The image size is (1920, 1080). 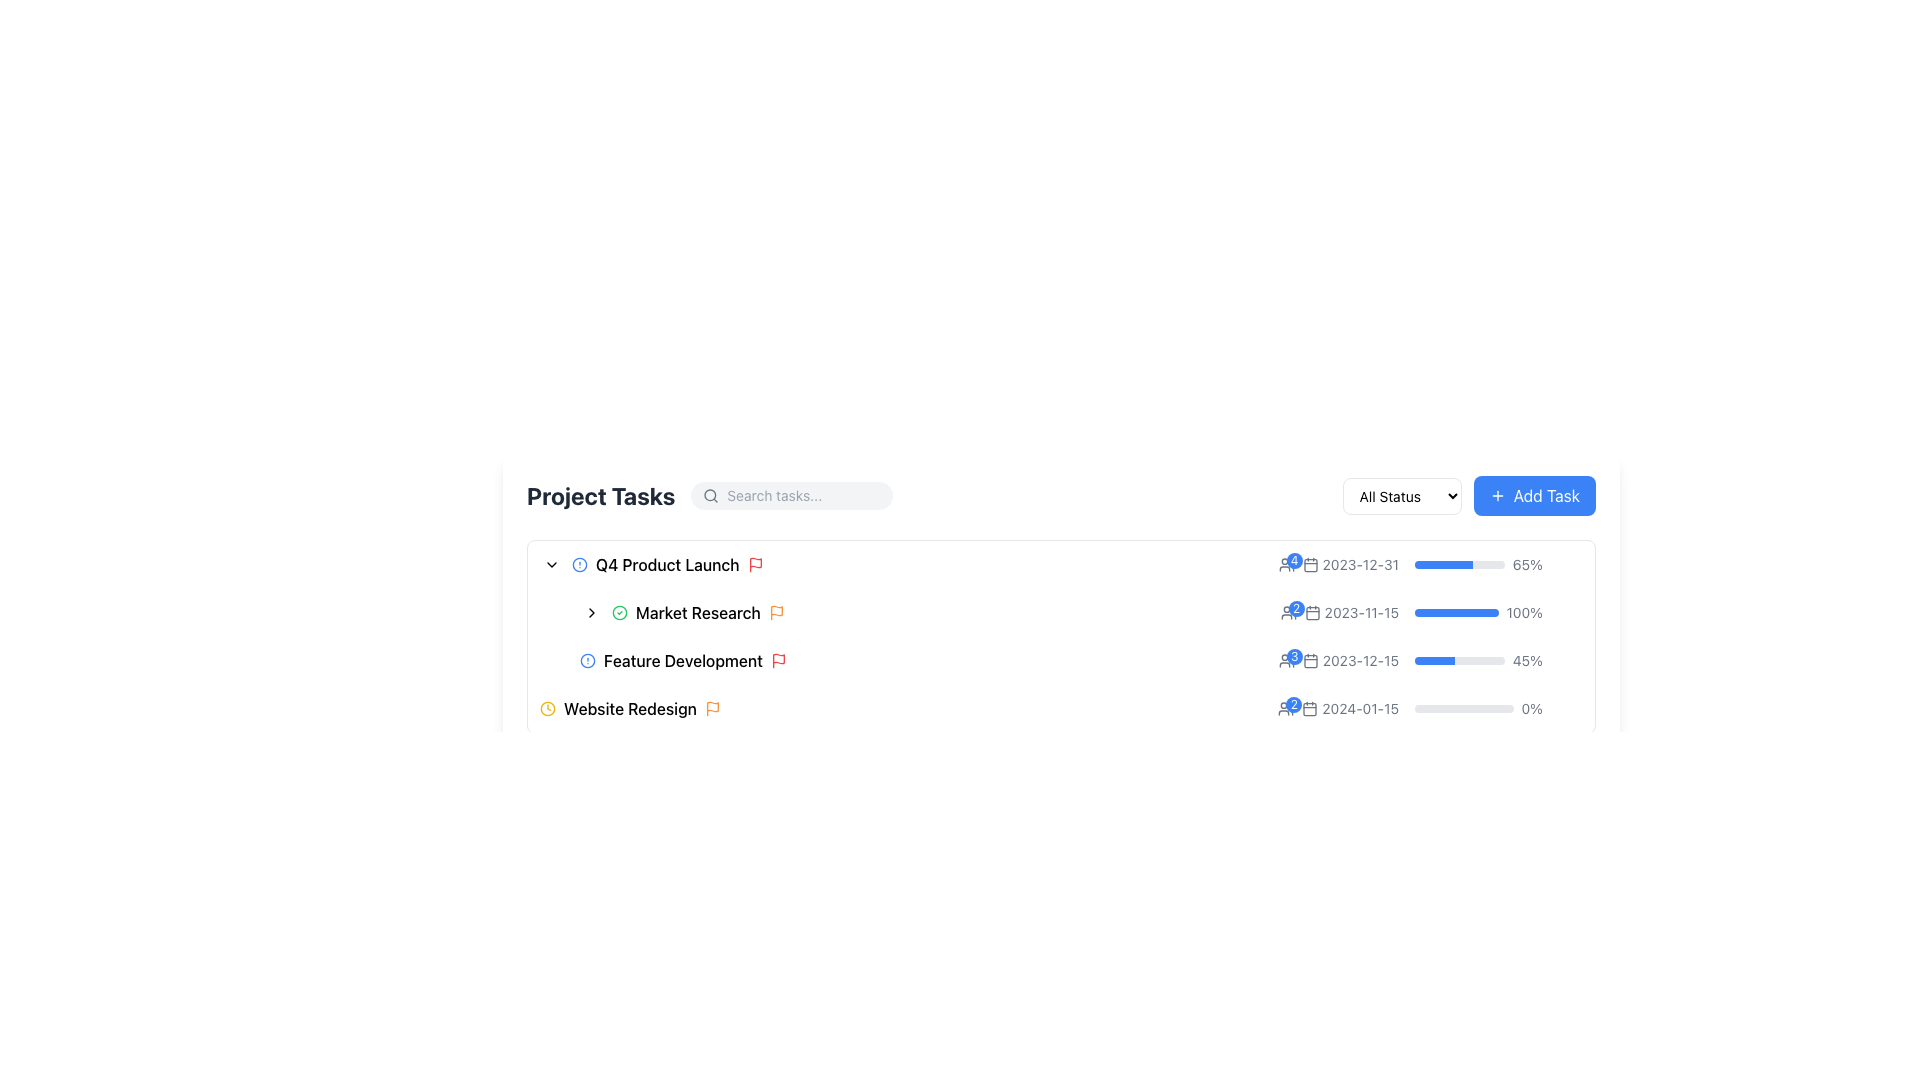 What do you see at coordinates (1459, 660) in the screenshot?
I see `the completion percentage of the progress bar representing the task for the date 2023-12-15, which is the third item in the list` at bounding box center [1459, 660].